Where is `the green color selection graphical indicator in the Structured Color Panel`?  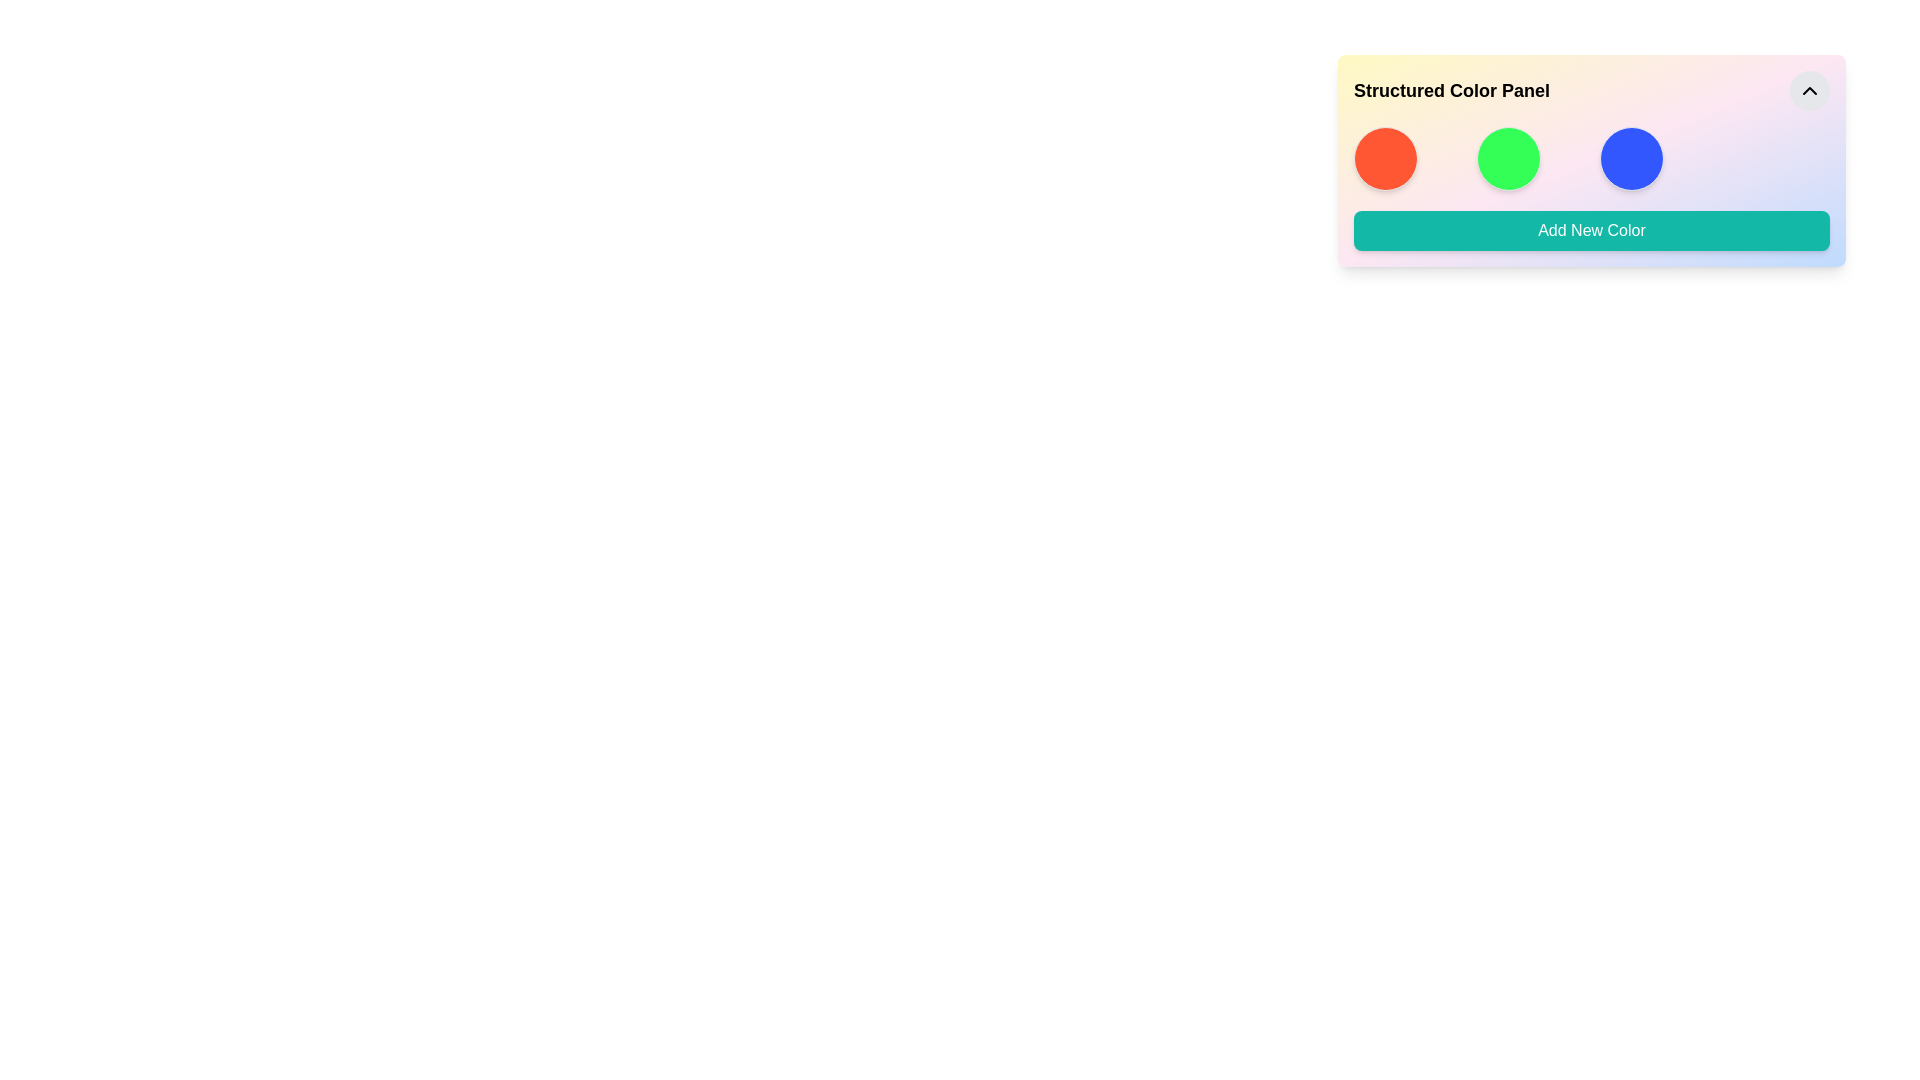
the green color selection graphical indicator in the Structured Color Panel is located at coordinates (1508, 157).